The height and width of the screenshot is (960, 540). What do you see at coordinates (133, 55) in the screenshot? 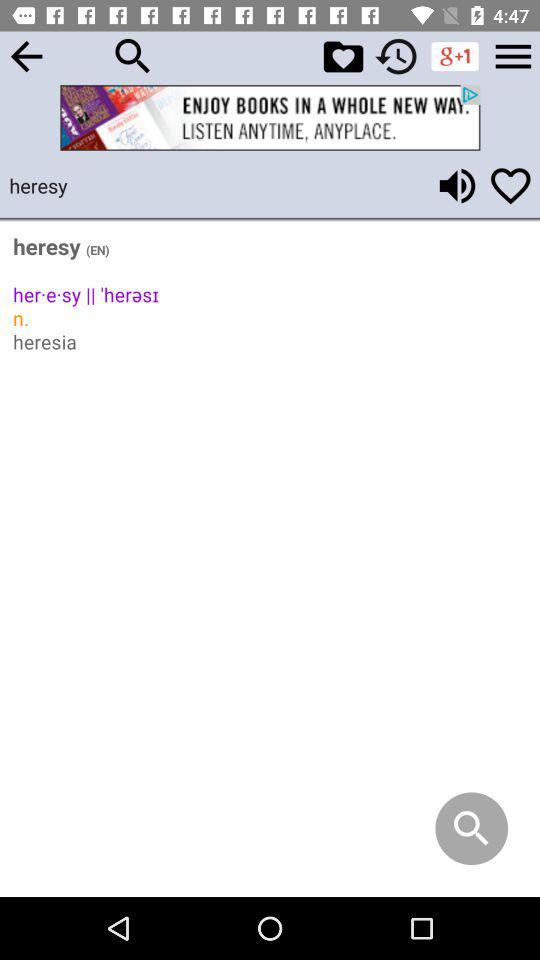
I see `the search icon` at bounding box center [133, 55].